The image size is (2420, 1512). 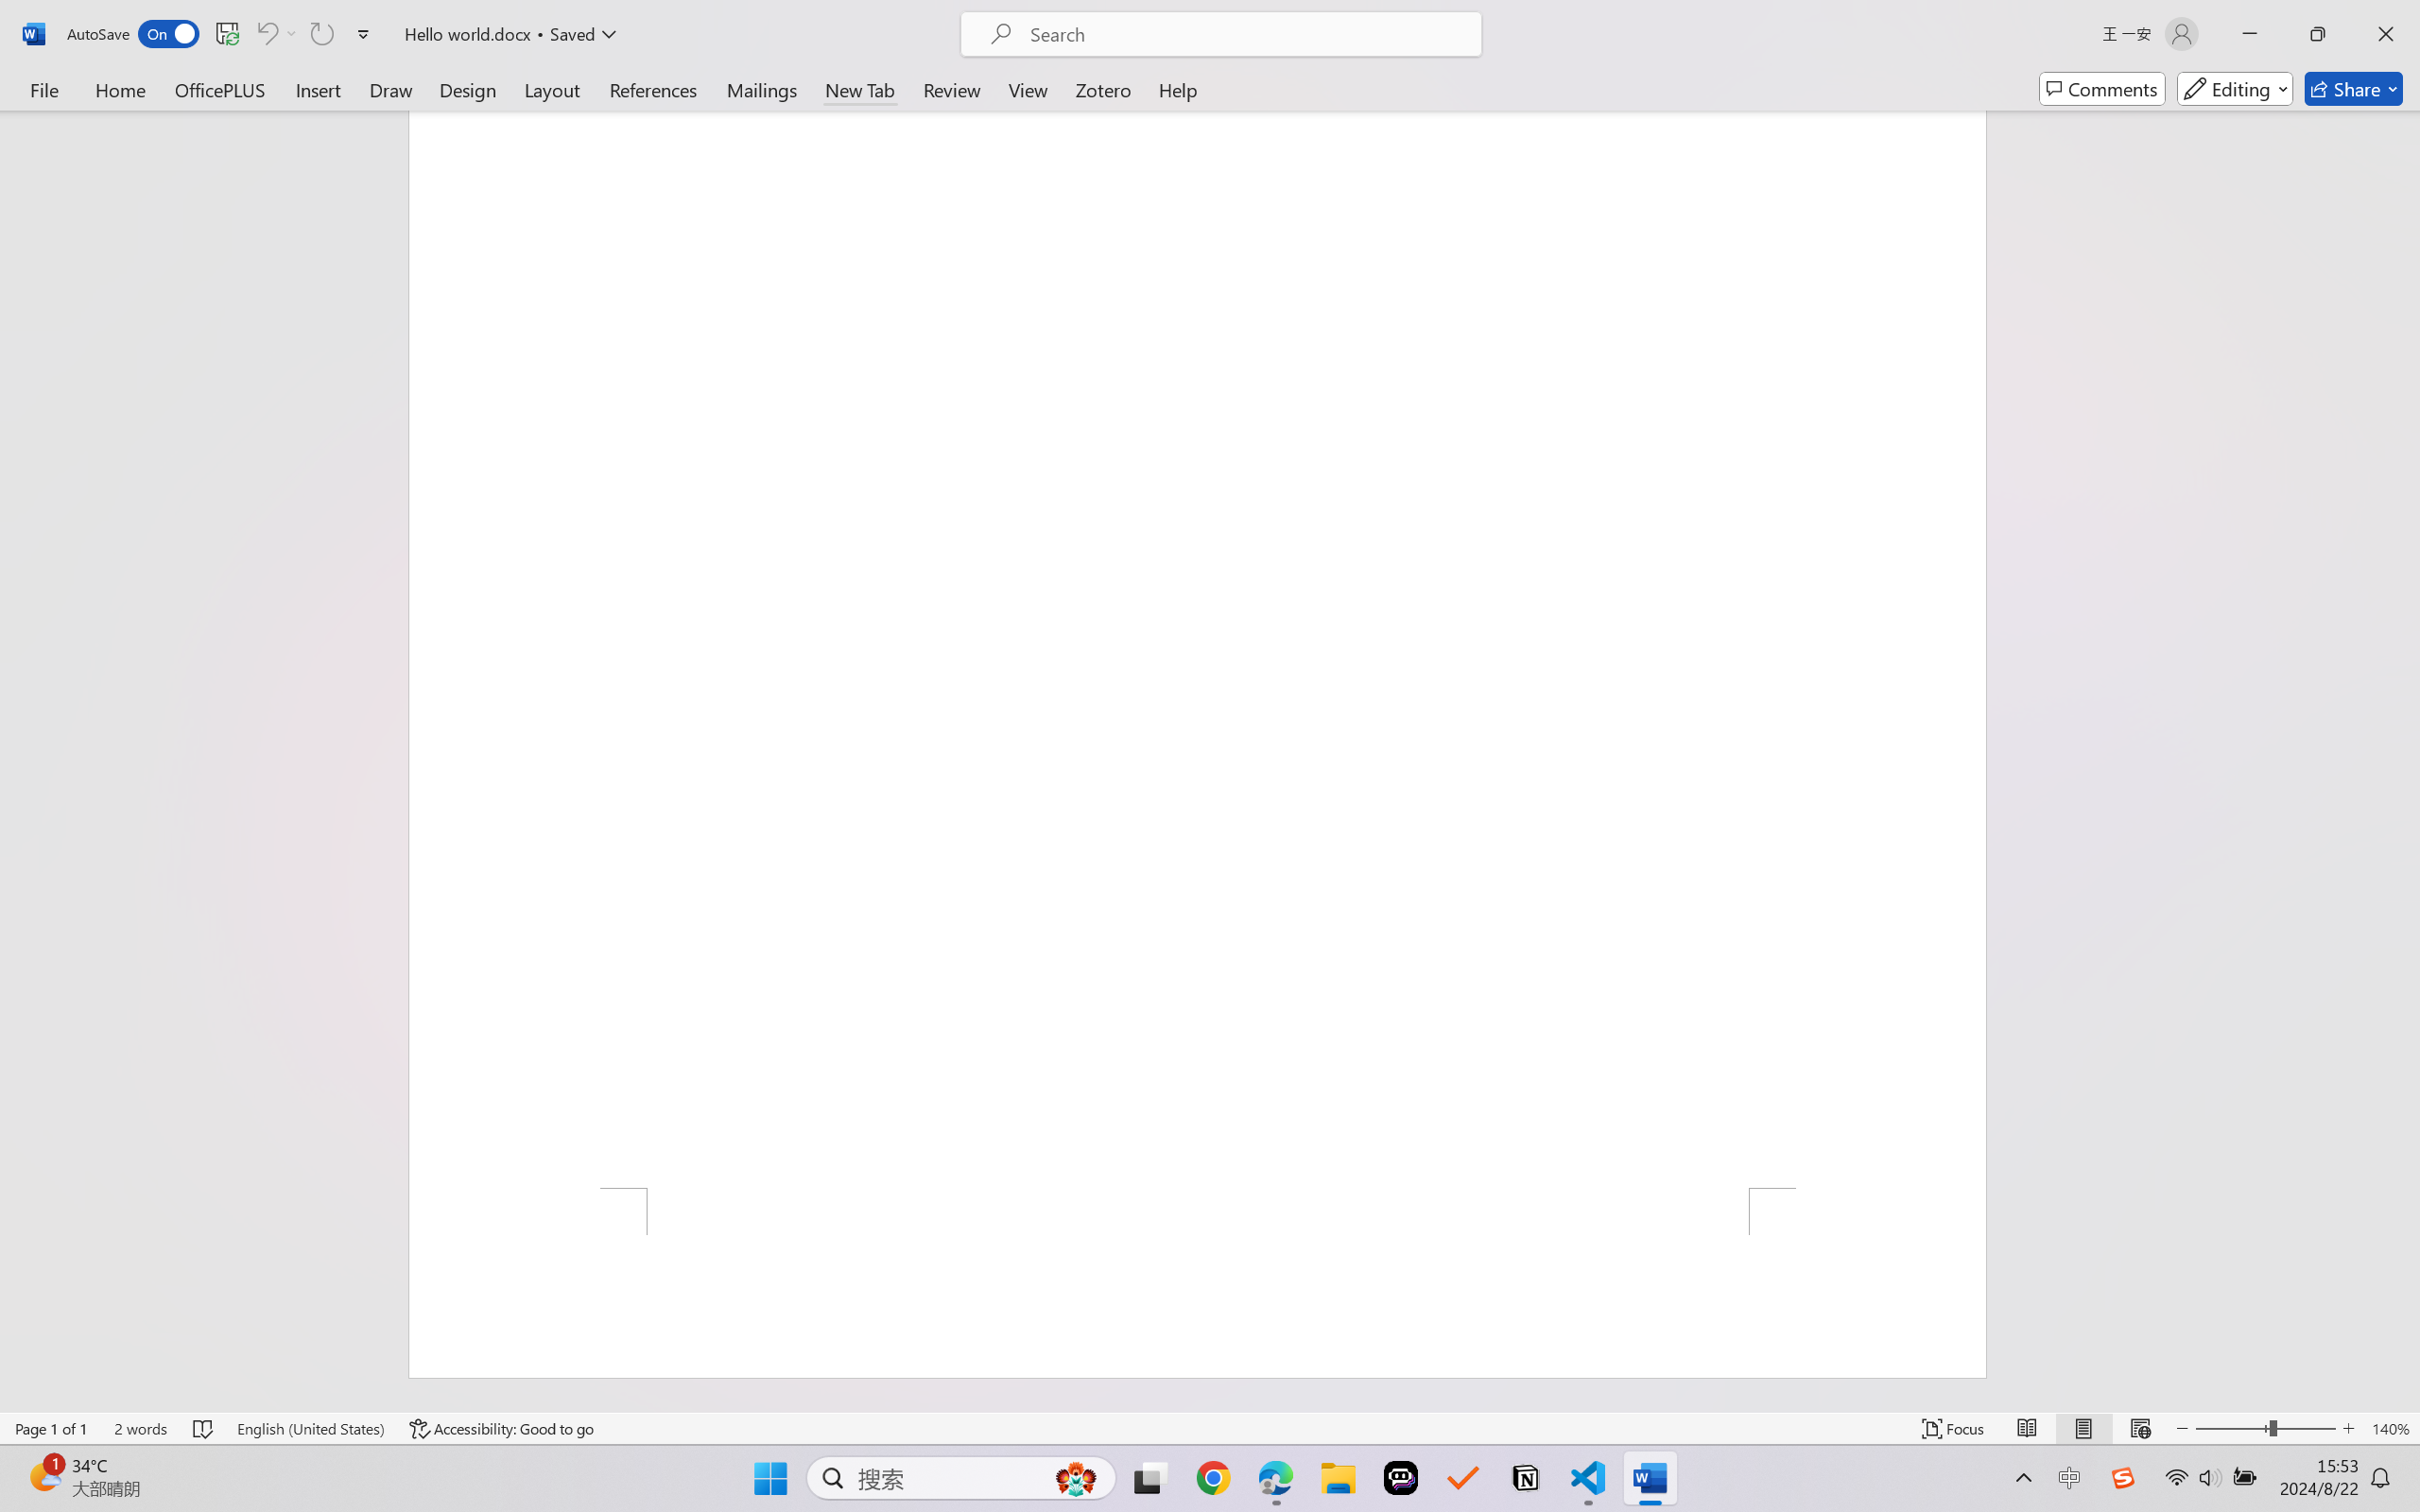 I want to click on 'Zoom', so click(x=2266, y=1428).